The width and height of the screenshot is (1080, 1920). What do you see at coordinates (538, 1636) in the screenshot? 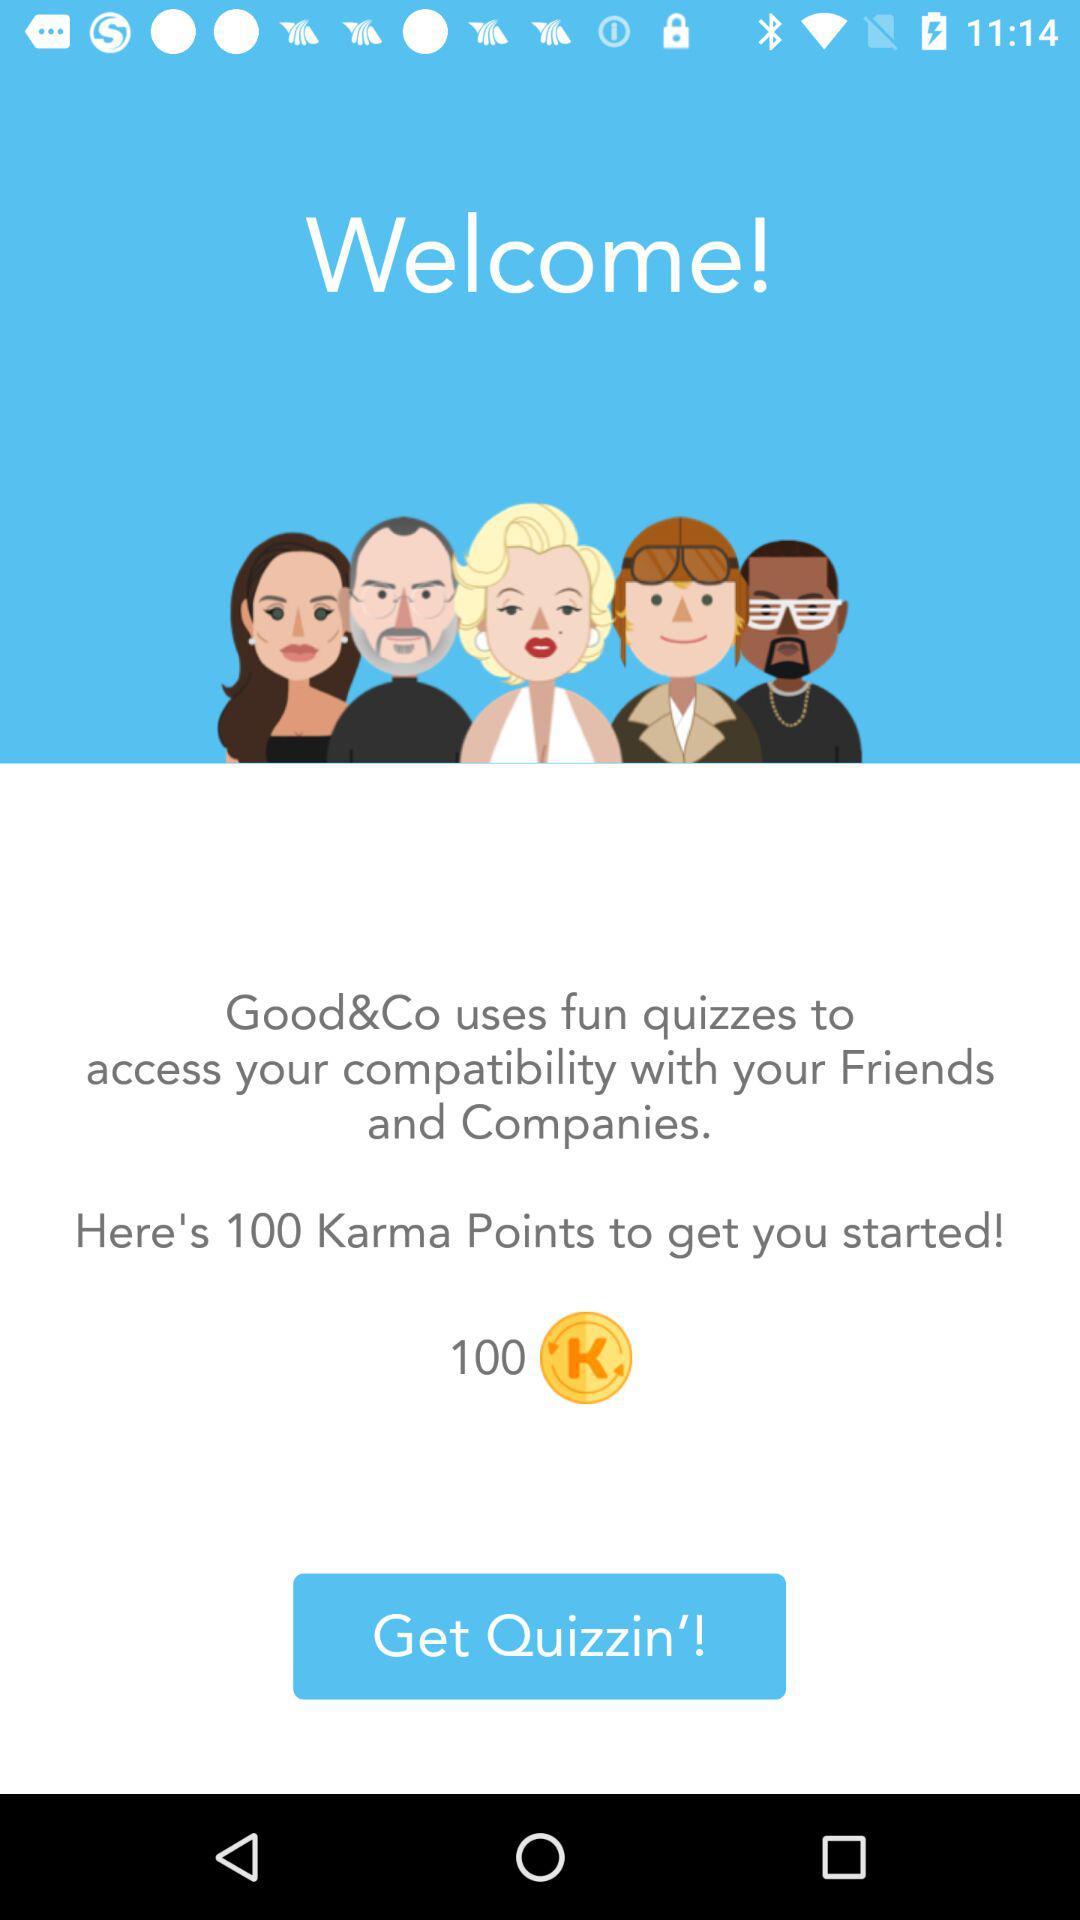
I see `icon below the 100` at bounding box center [538, 1636].